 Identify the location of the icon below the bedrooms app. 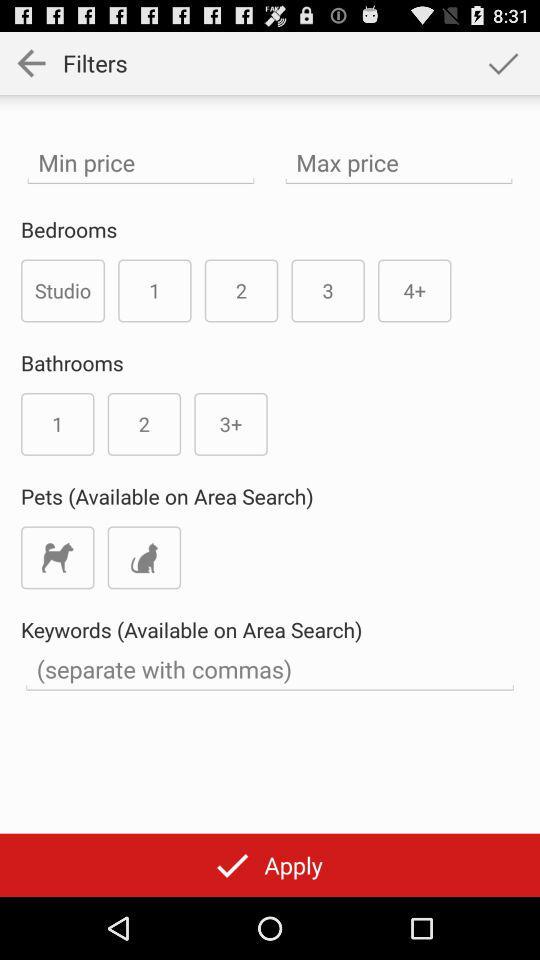
(63, 289).